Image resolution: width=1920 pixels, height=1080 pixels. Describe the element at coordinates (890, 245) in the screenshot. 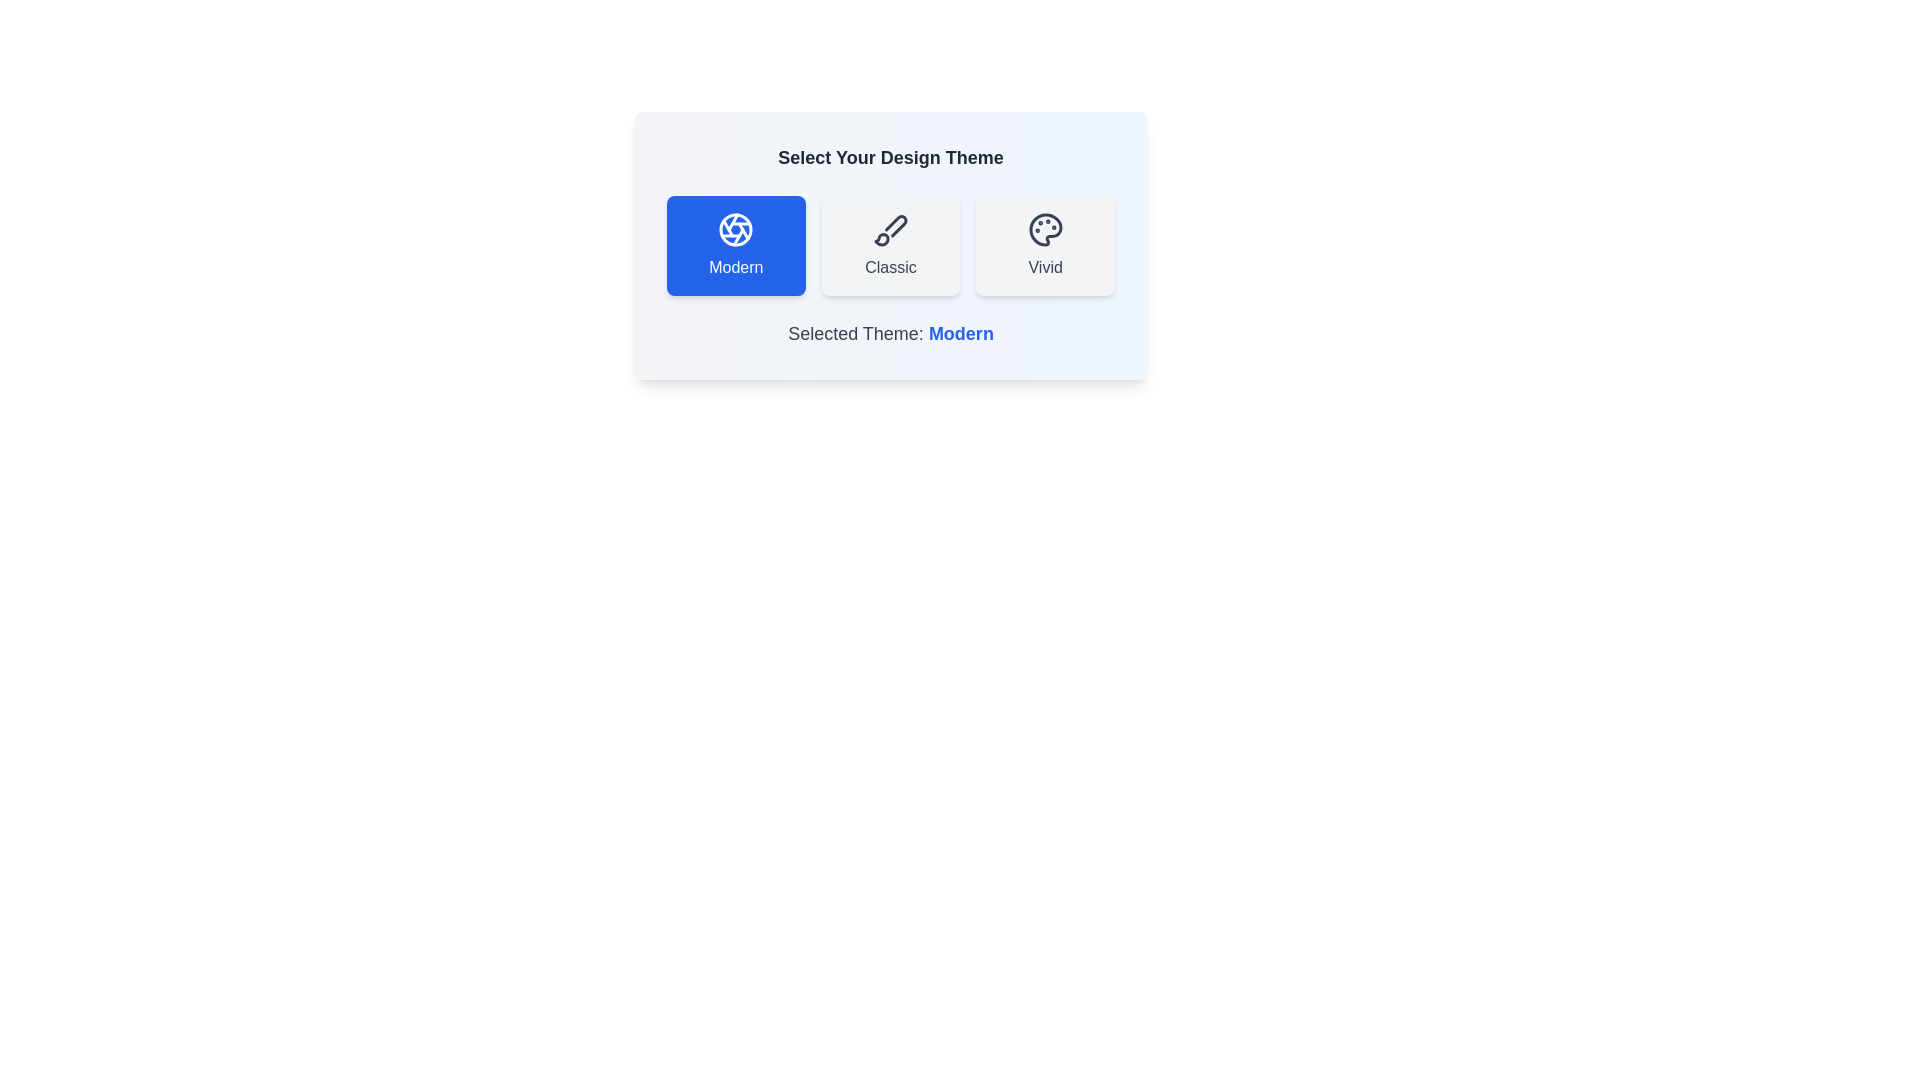

I see `the theme Classic by clicking on its corresponding button` at that location.